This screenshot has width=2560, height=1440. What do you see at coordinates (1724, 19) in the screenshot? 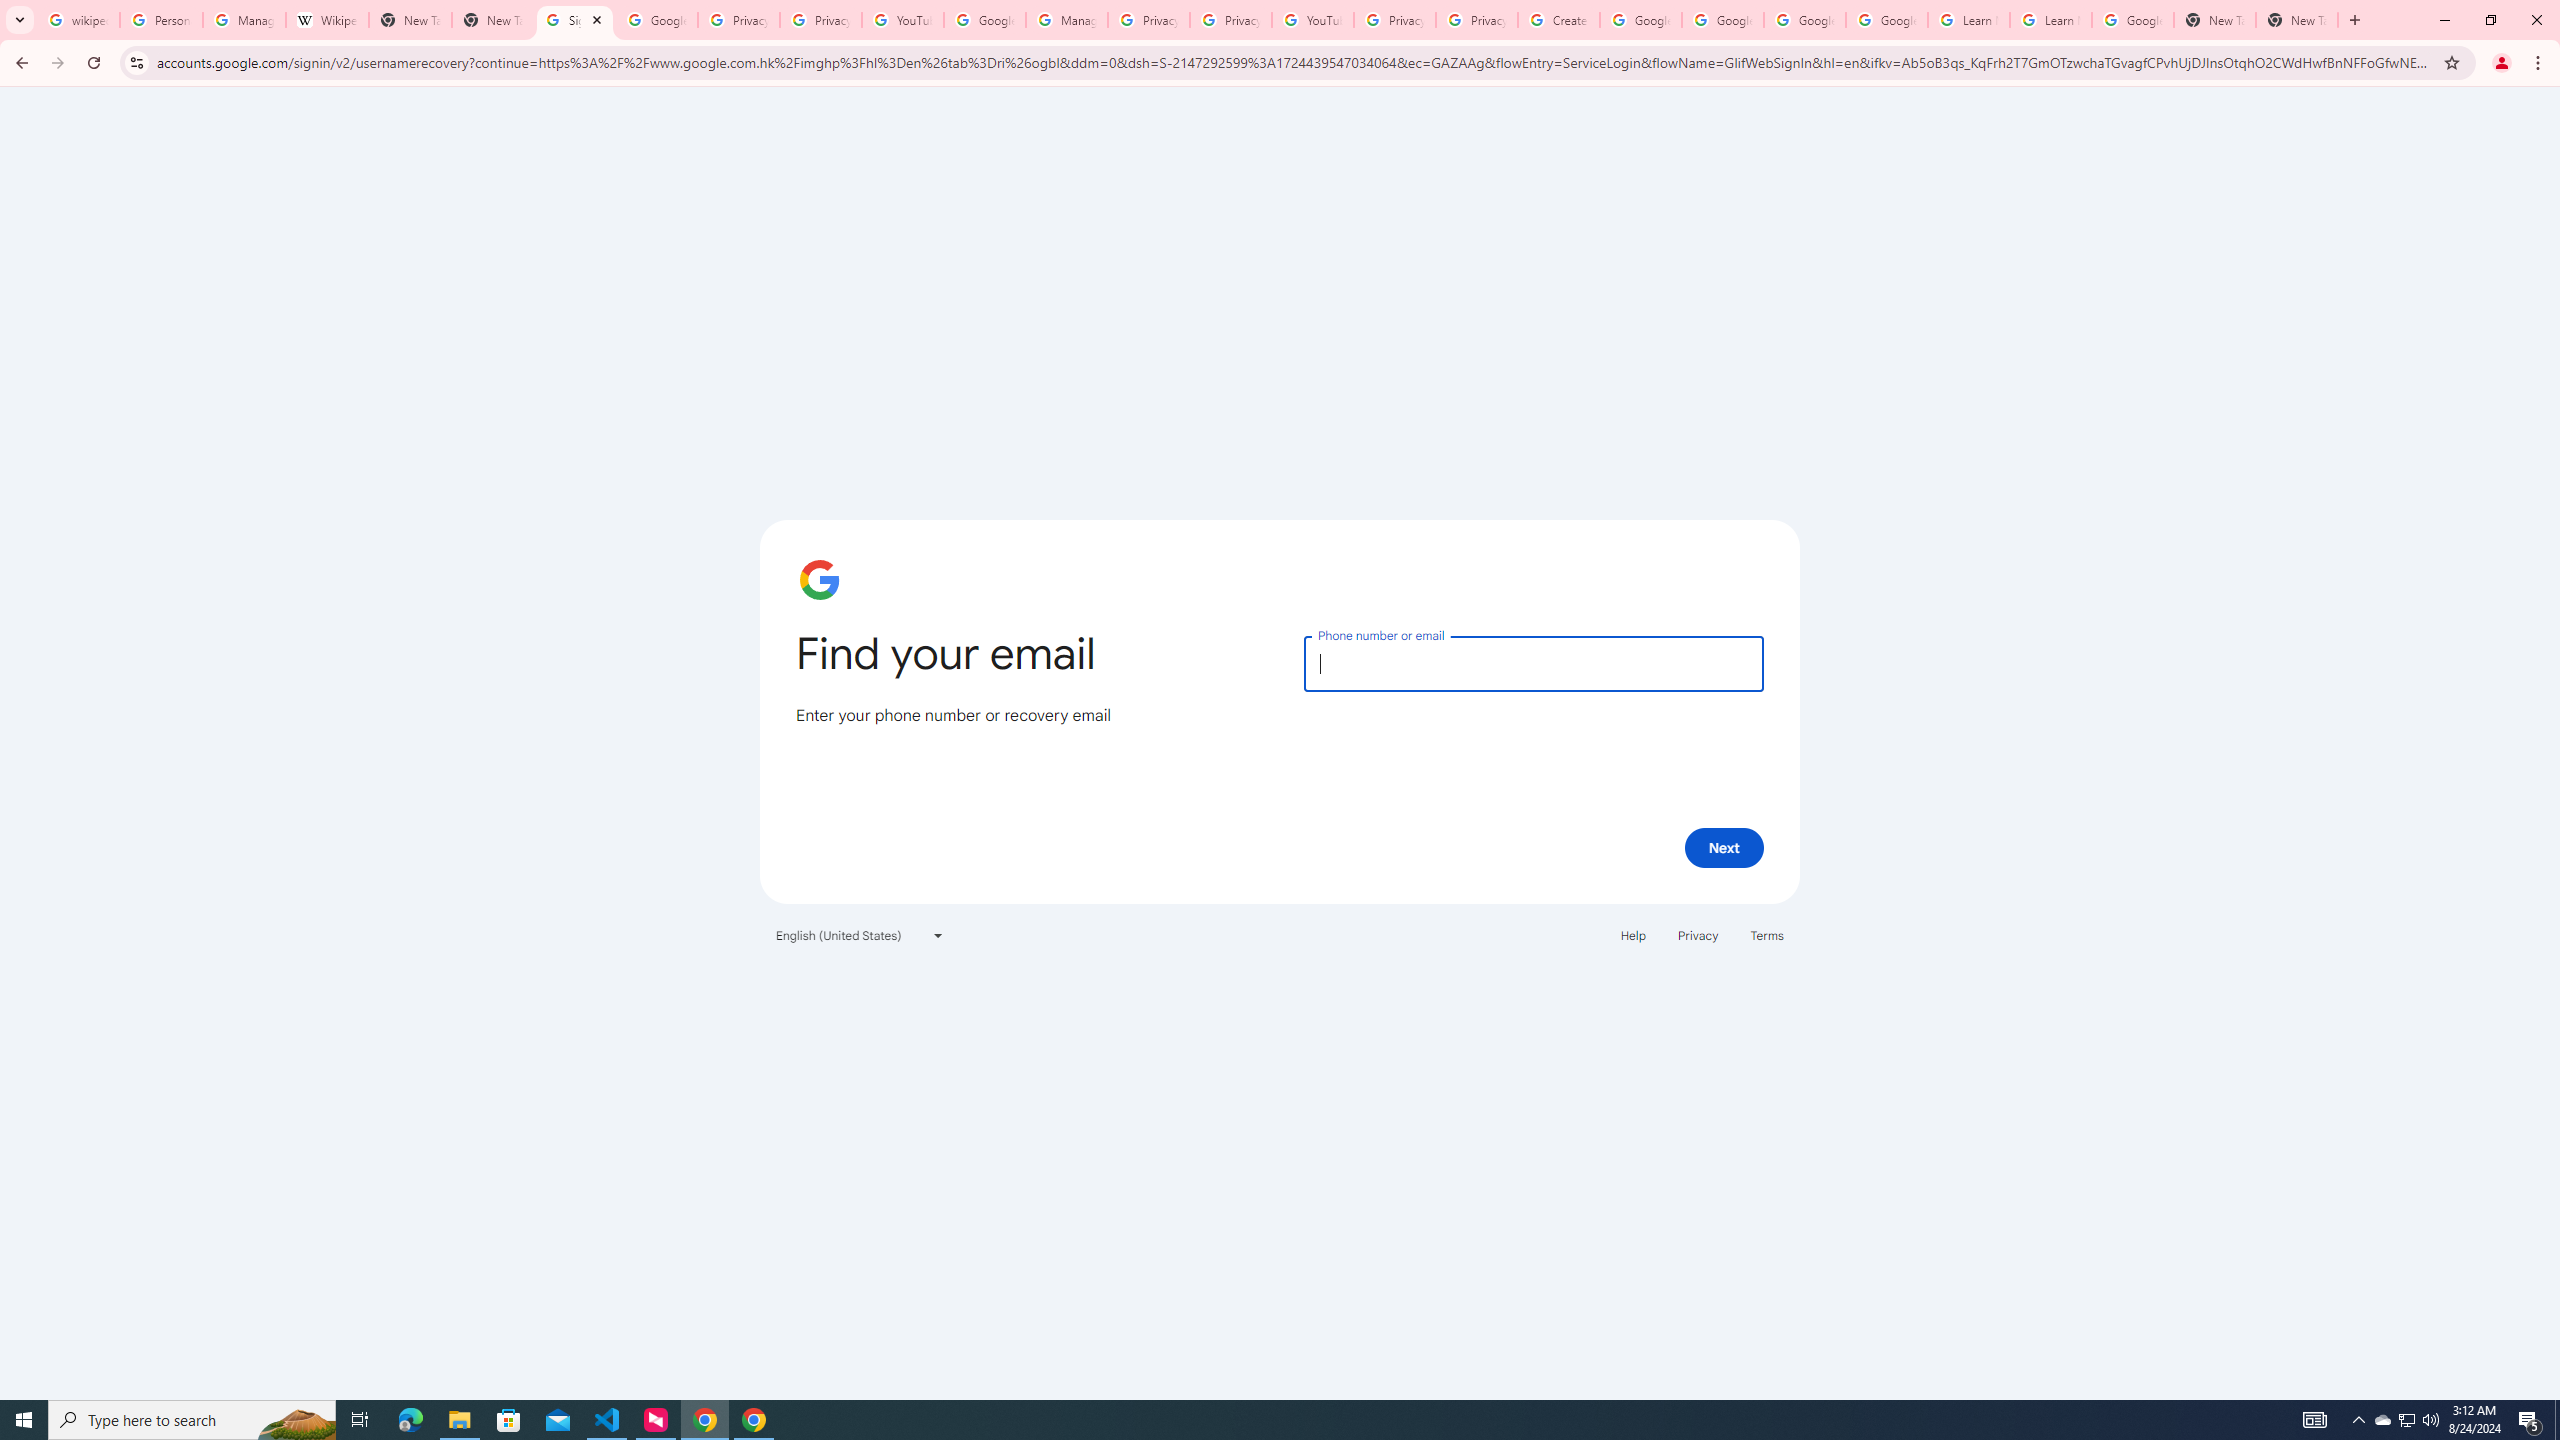
I see `'Google Account Help'` at bounding box center [1724, 19].